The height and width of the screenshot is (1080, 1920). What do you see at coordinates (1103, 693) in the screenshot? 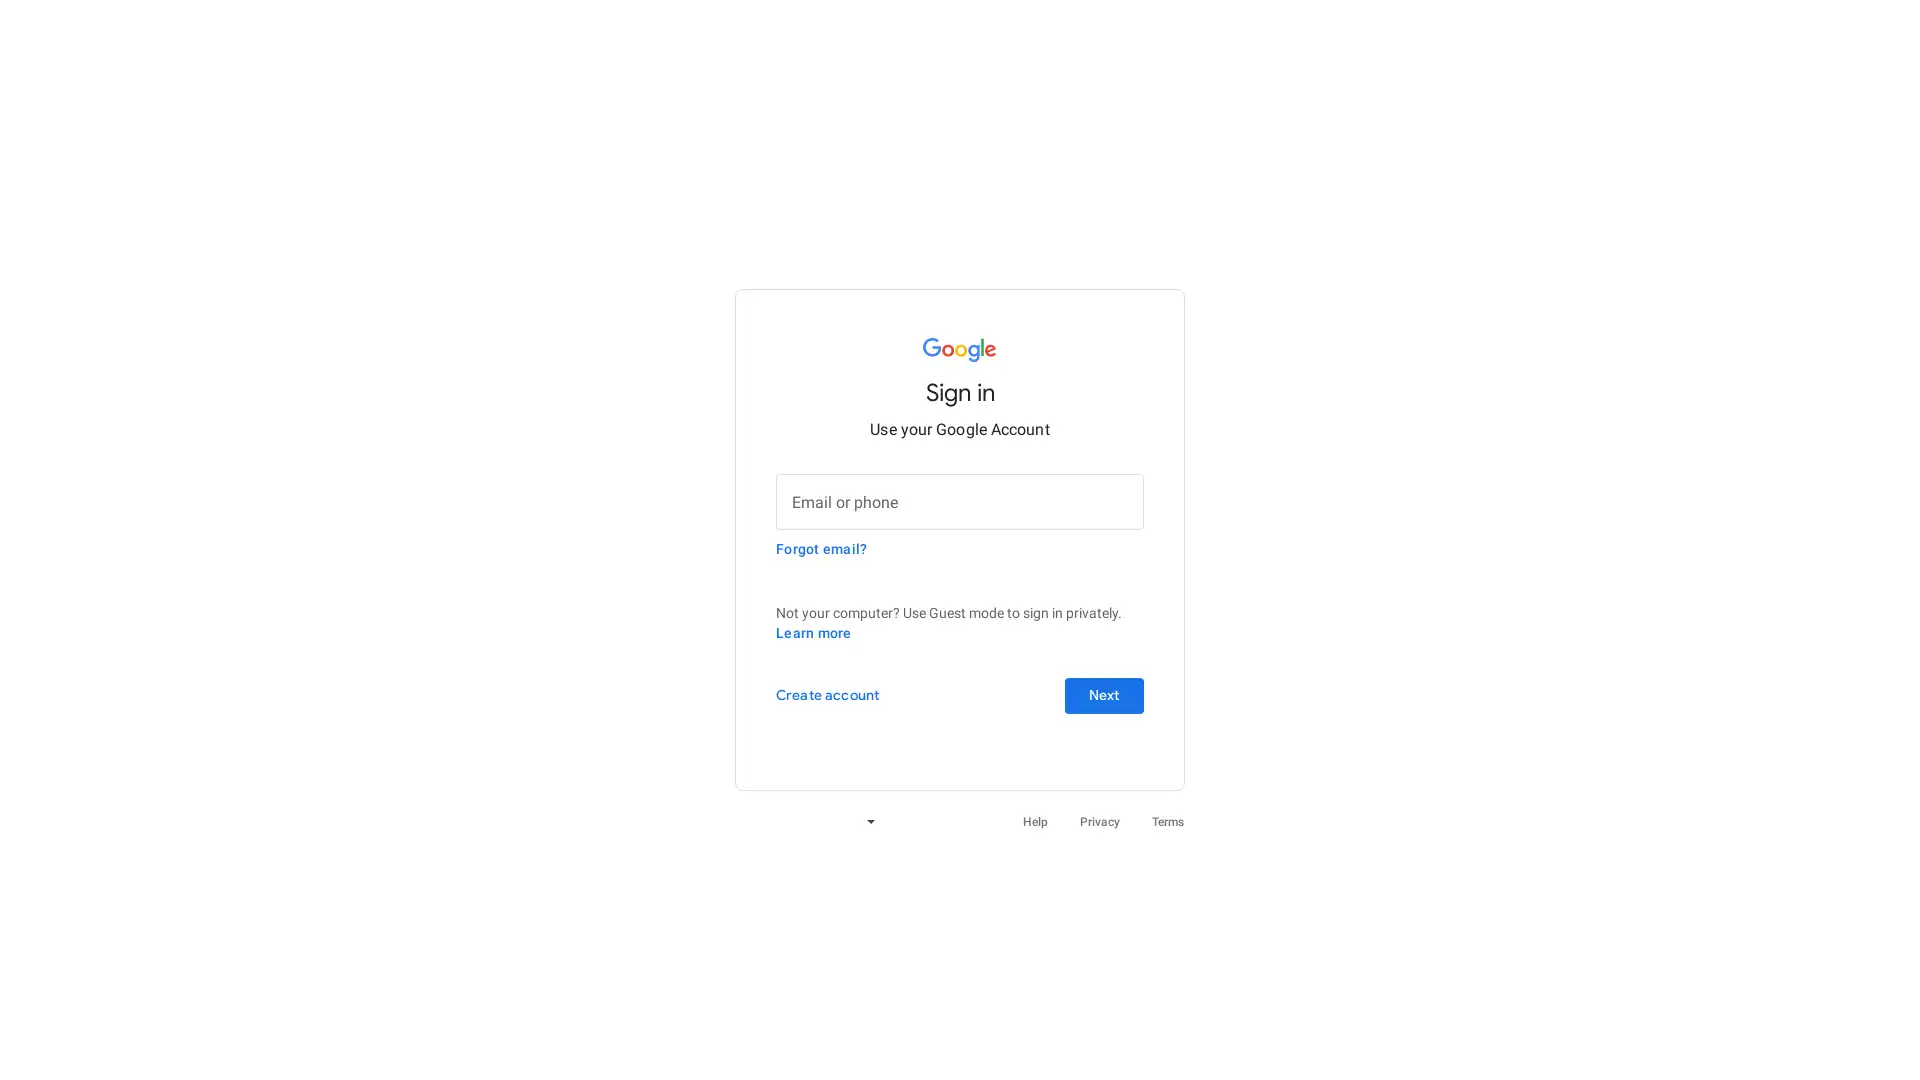
I see `Next` at bounding box center [1103, 693].